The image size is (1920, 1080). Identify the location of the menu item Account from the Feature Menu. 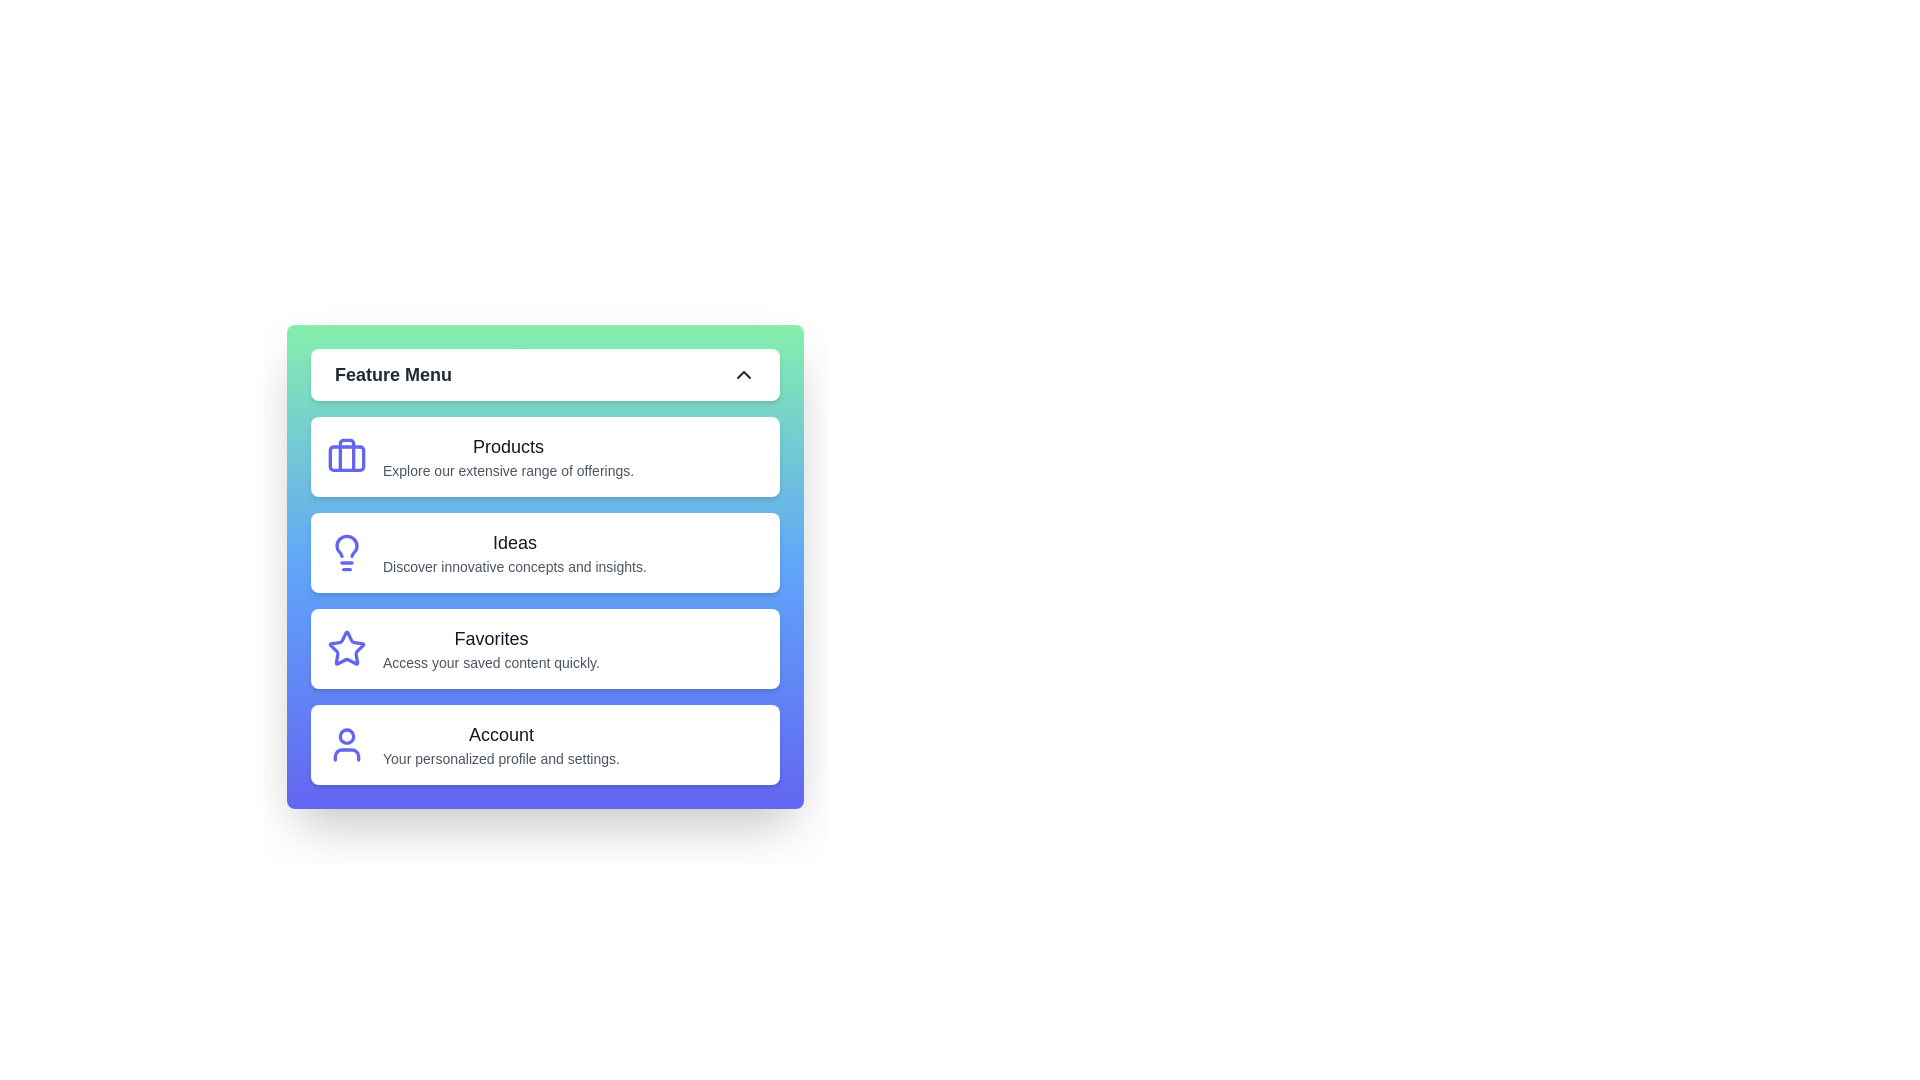
(545, 744).